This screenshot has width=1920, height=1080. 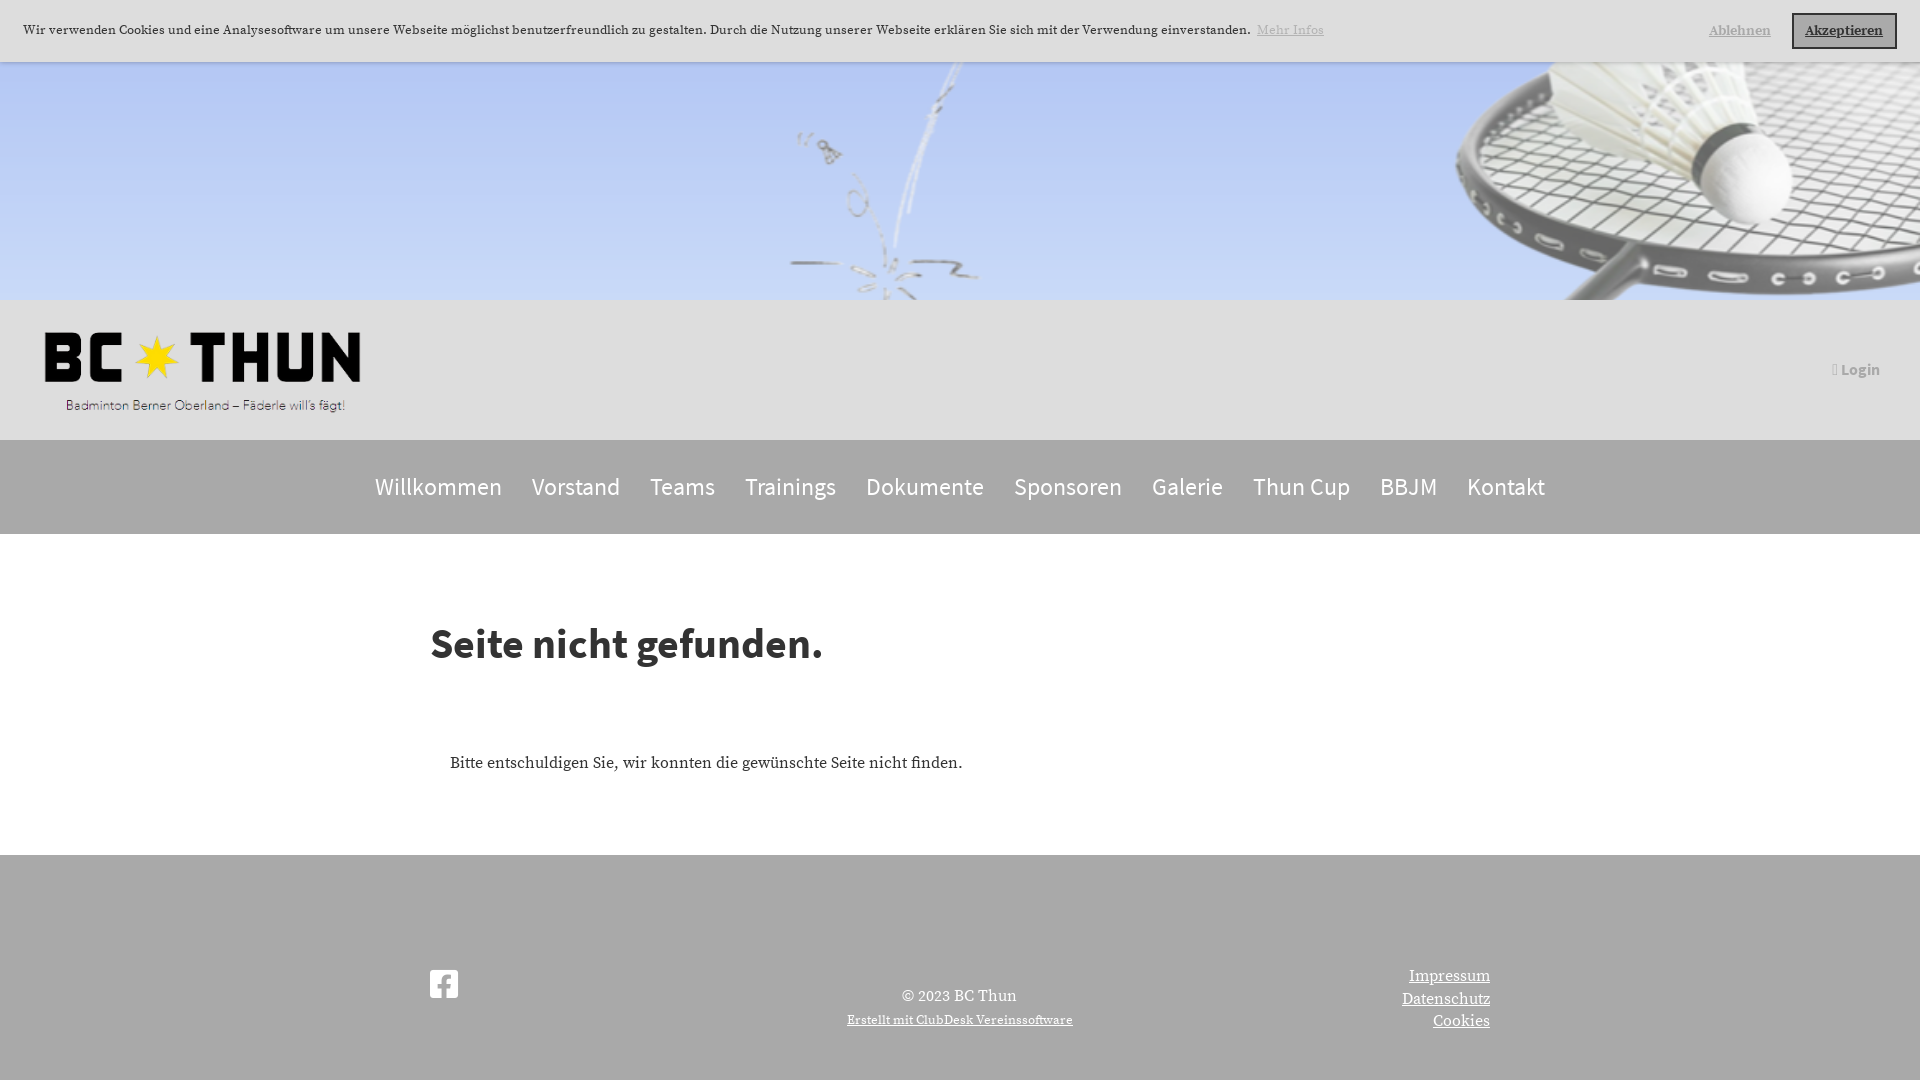 What do you see at coordinates (1461, 1021) in the screenshot?
I see `'Cookies'` at bounding box center [1461, 1021].